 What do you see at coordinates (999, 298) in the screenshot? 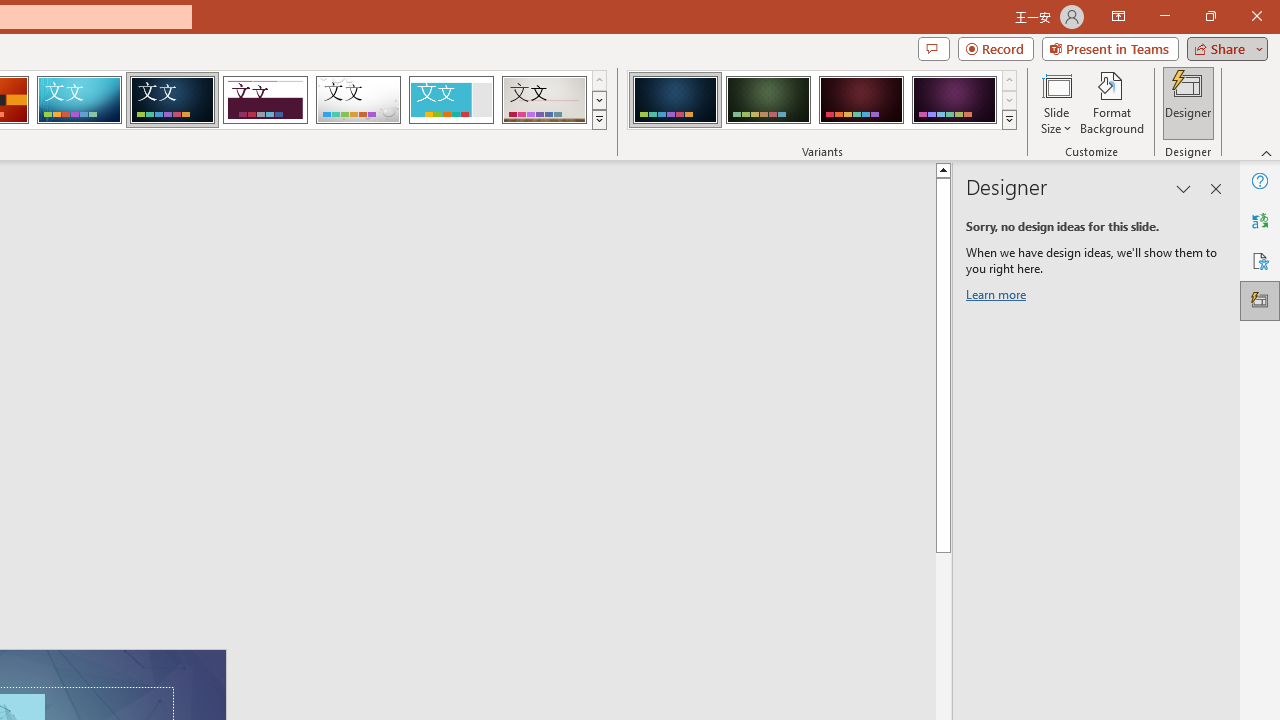
I see `'Learn more'` at bounding box center [999, 298].